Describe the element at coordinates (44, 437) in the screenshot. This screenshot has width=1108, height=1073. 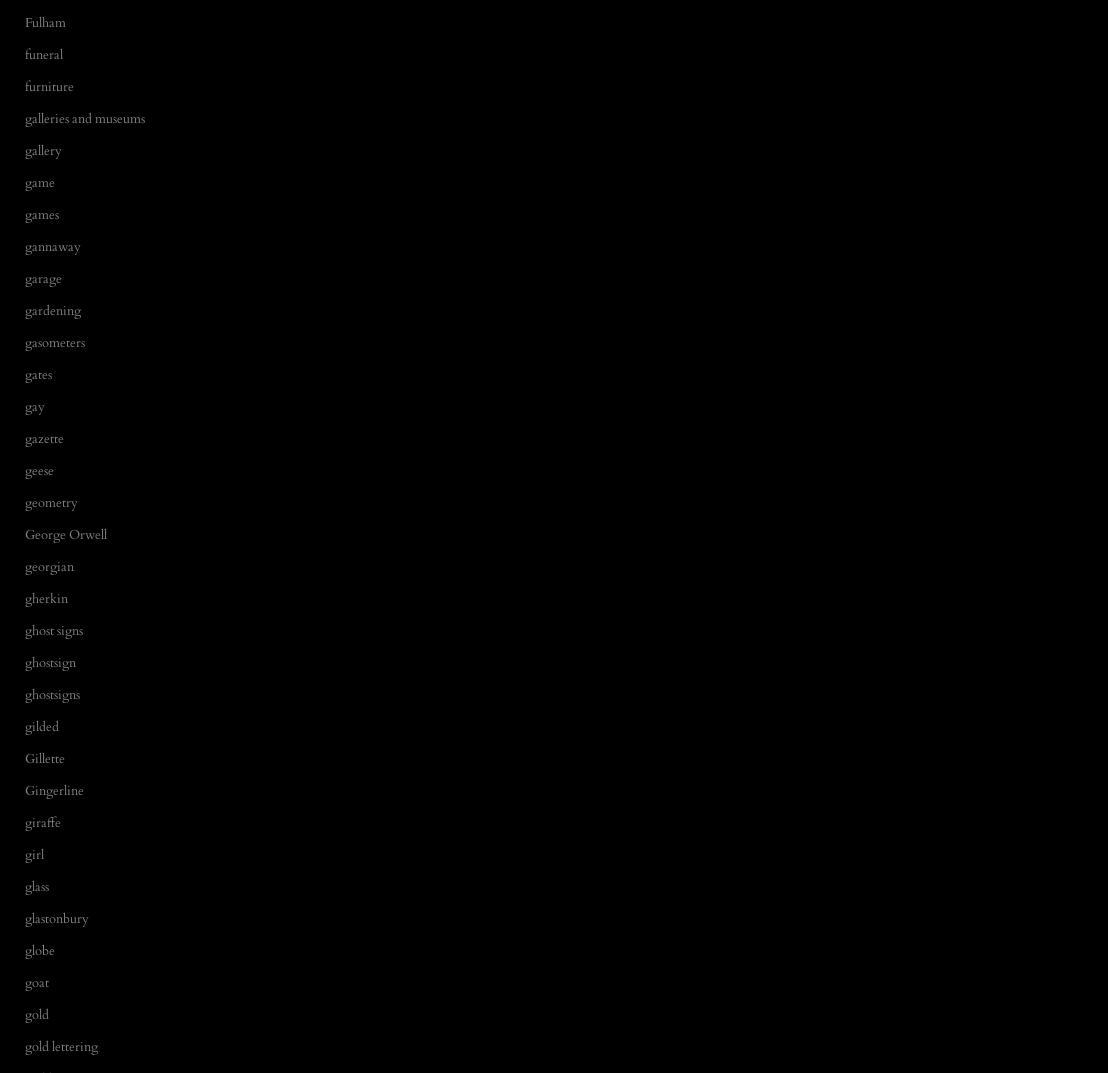
I see `'gazette'` at that location.